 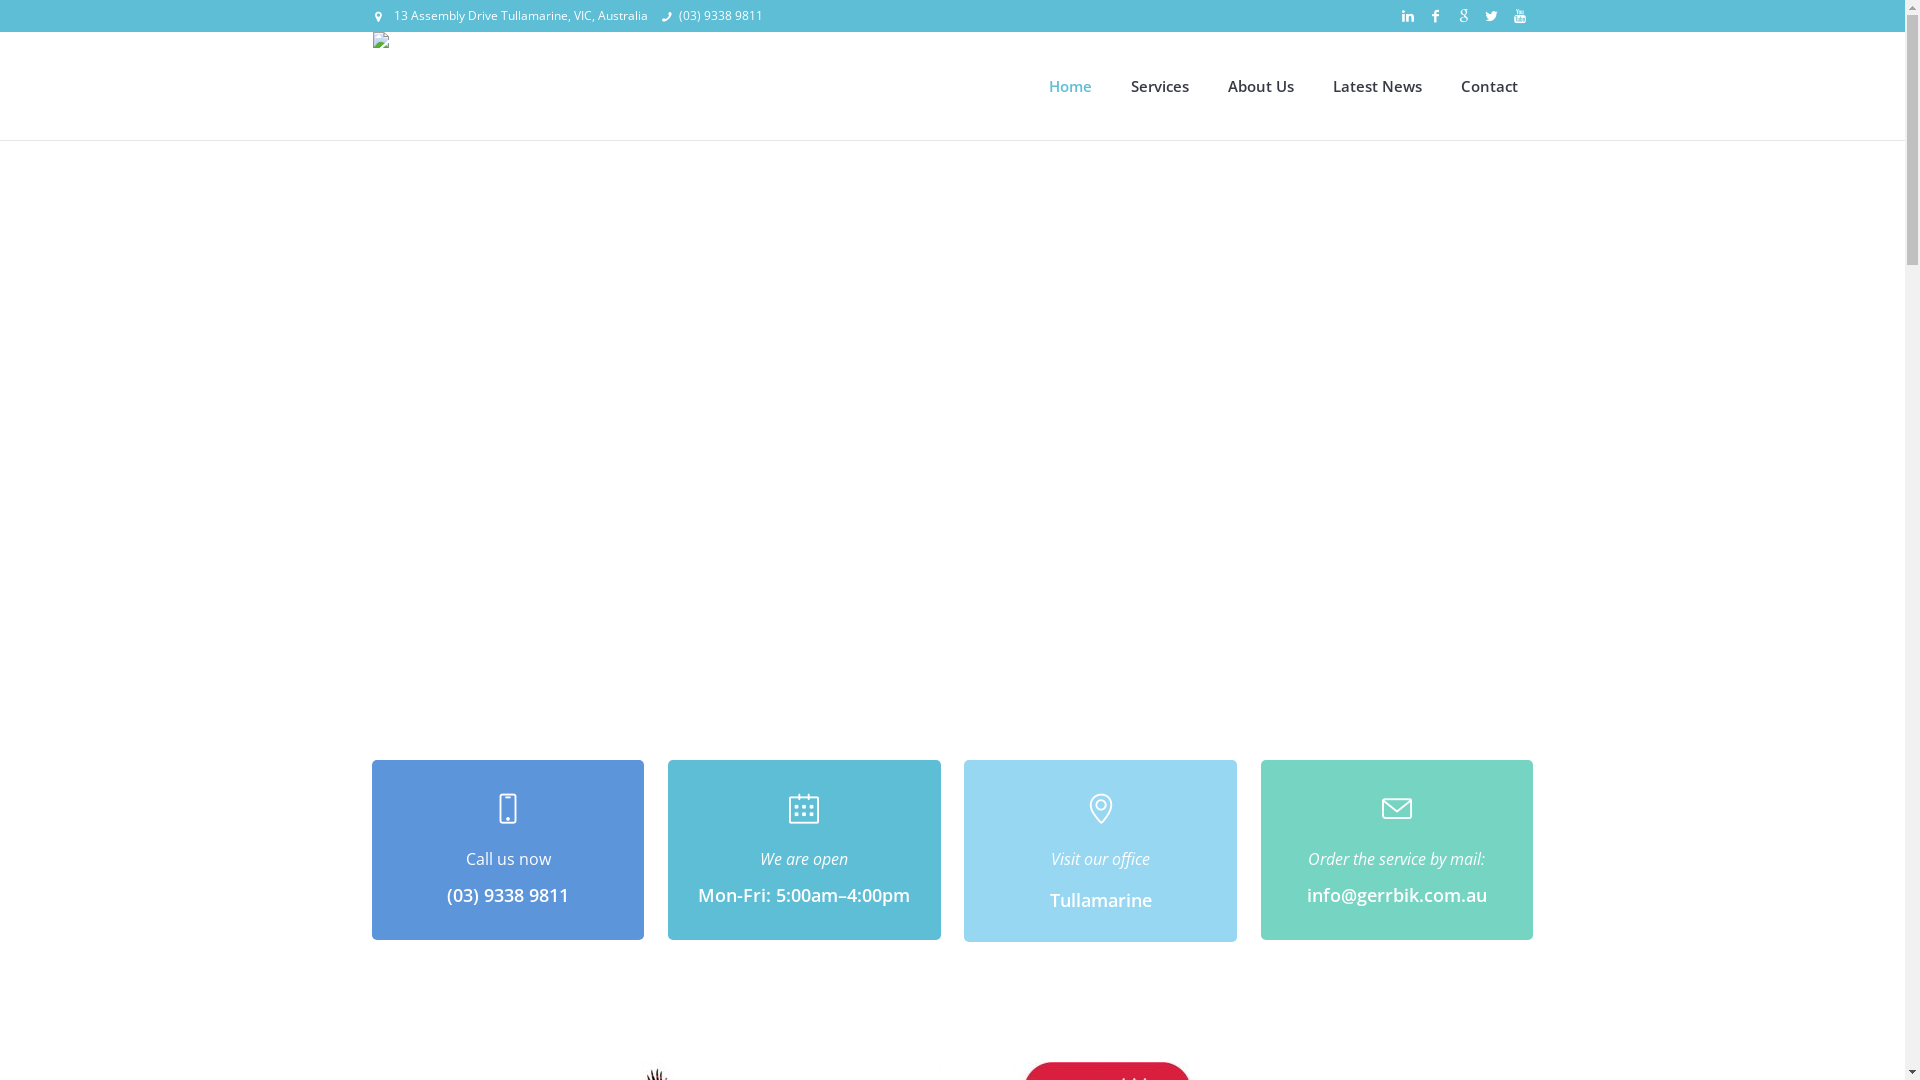 I want to click on 'info@gerrbik.com.au', so click(x=1395, y=893).